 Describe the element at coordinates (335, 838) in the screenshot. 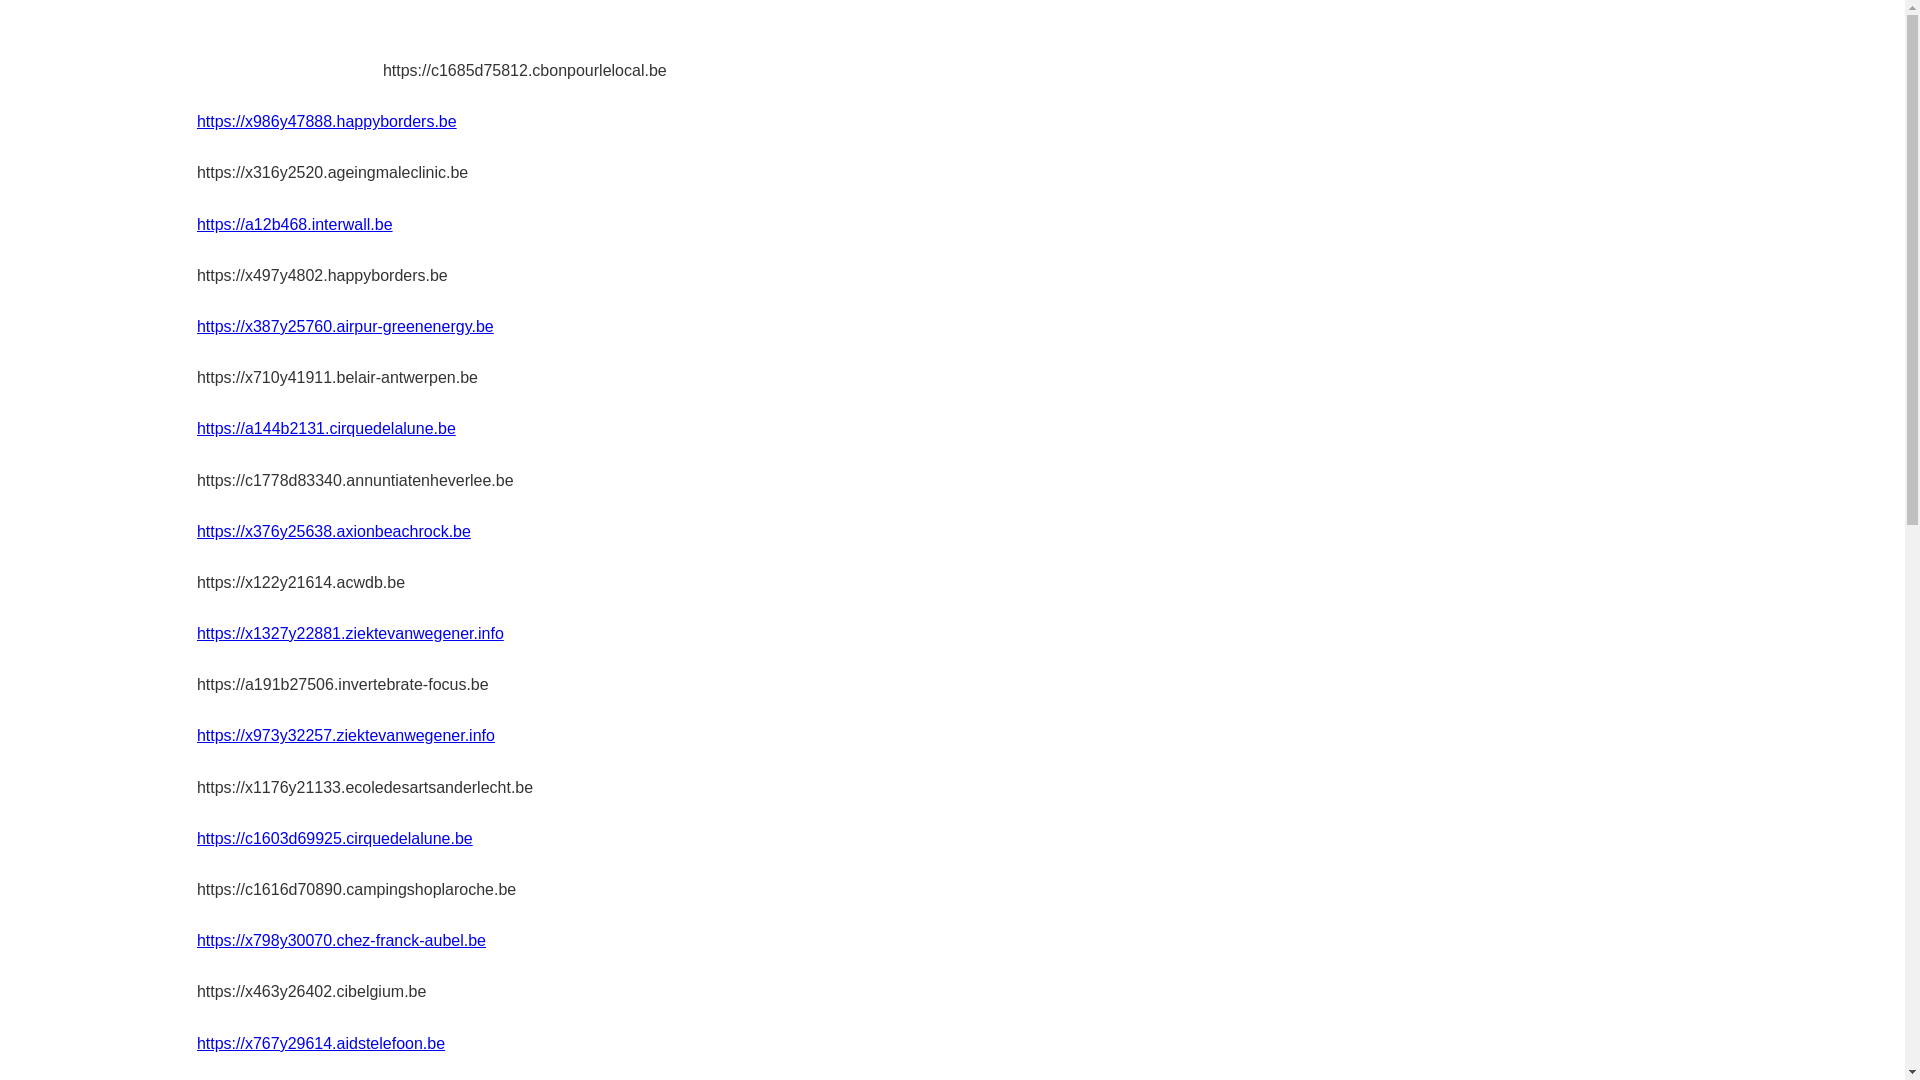

I see `'https://c1603d69925.cirquedelalune.be'` at that location.